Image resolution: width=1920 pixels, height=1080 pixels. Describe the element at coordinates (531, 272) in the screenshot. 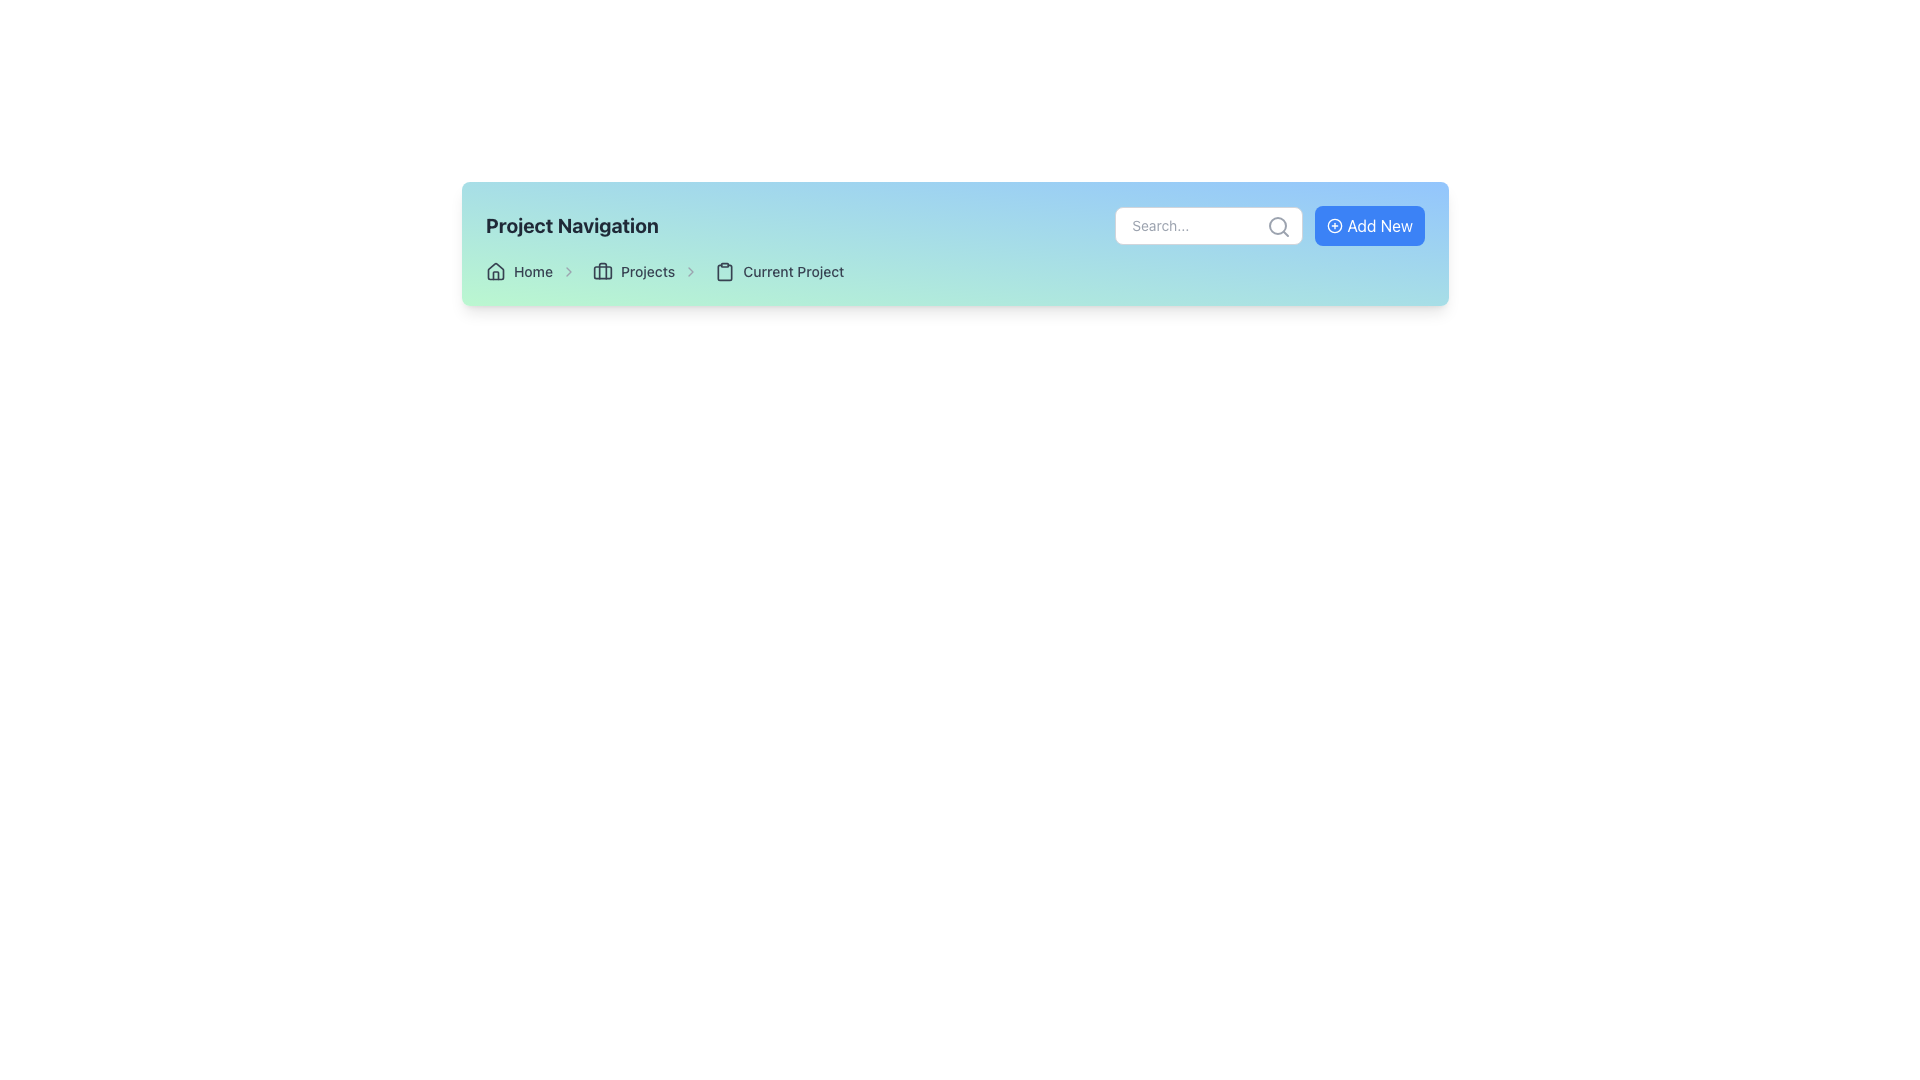

I see `the 'Home' breadcrumb item, which is the first text label with a house icon in the navigation bar` at that location.